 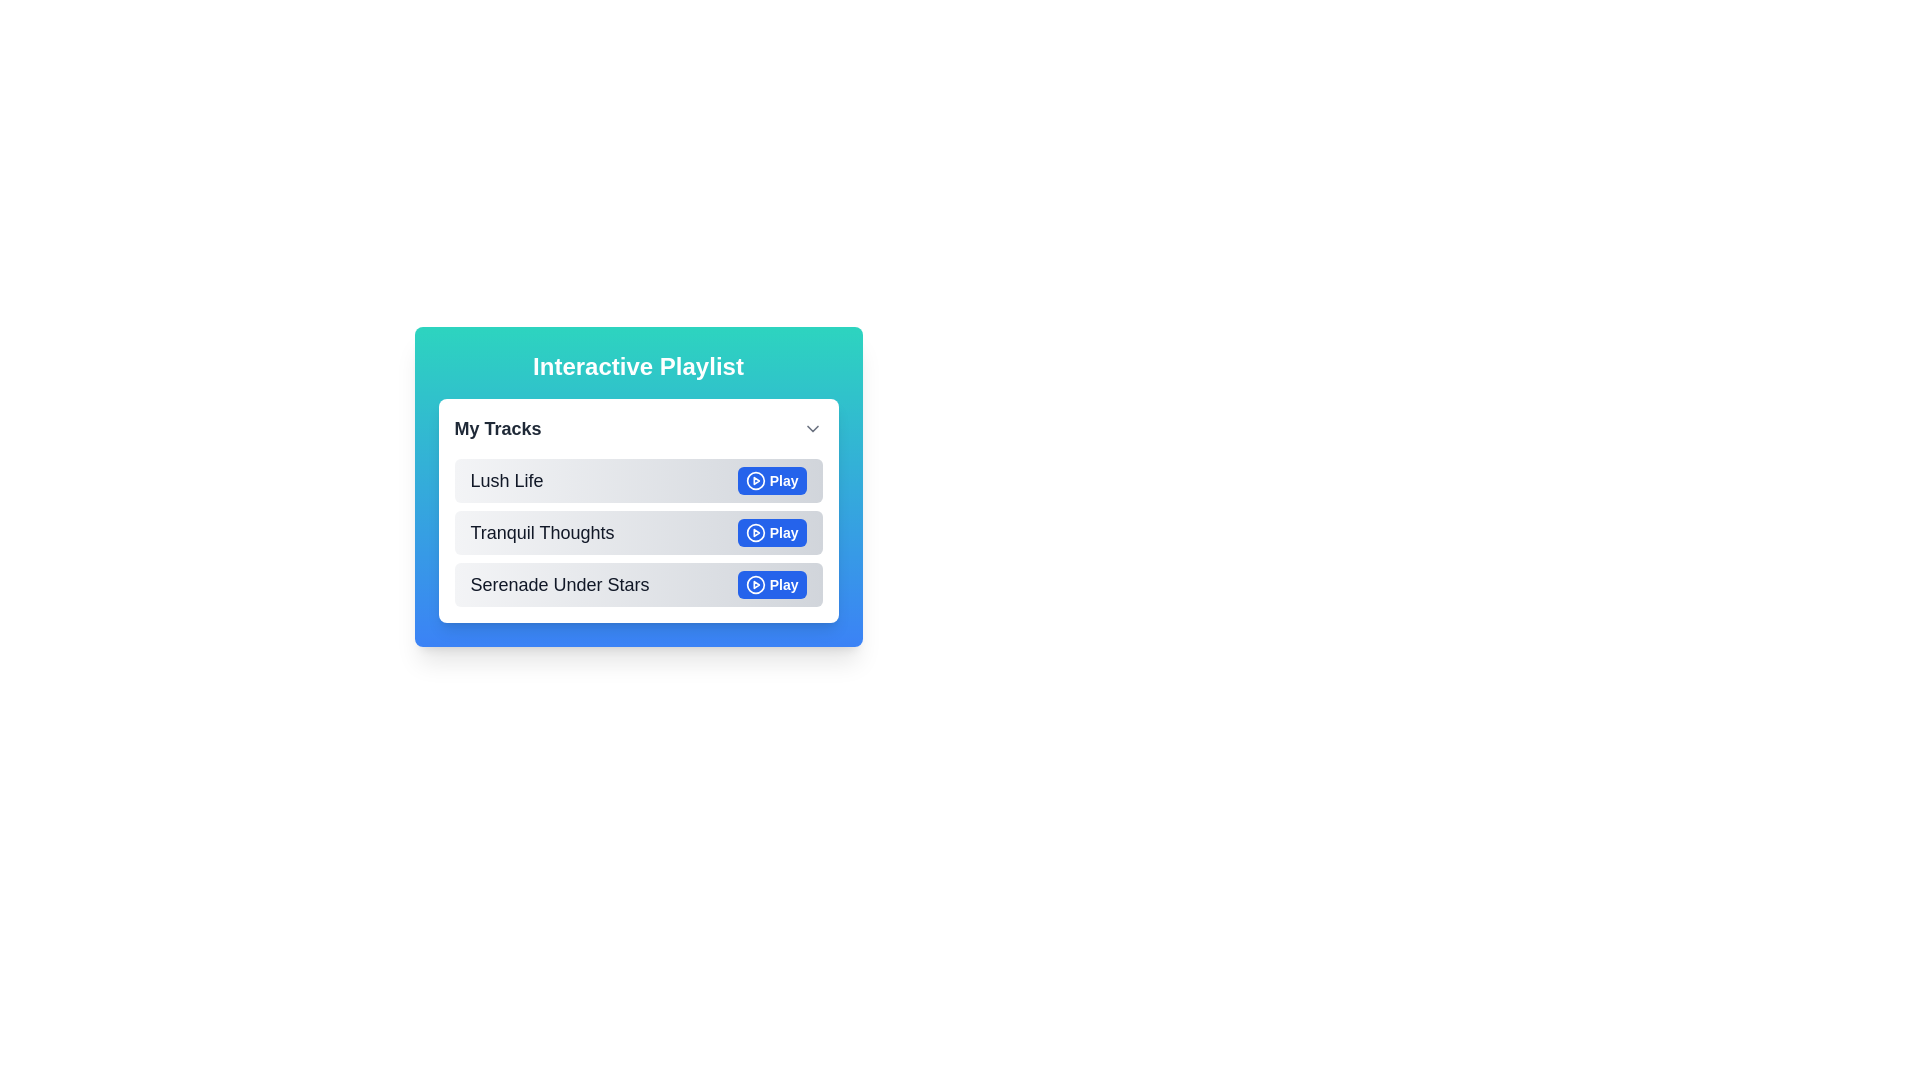 I want to click on the text label that displays the title of the audio track, which is centrally located in the second entry of a vertical list, to the left of the blue 'Play' button, so click(x=542, y=531).